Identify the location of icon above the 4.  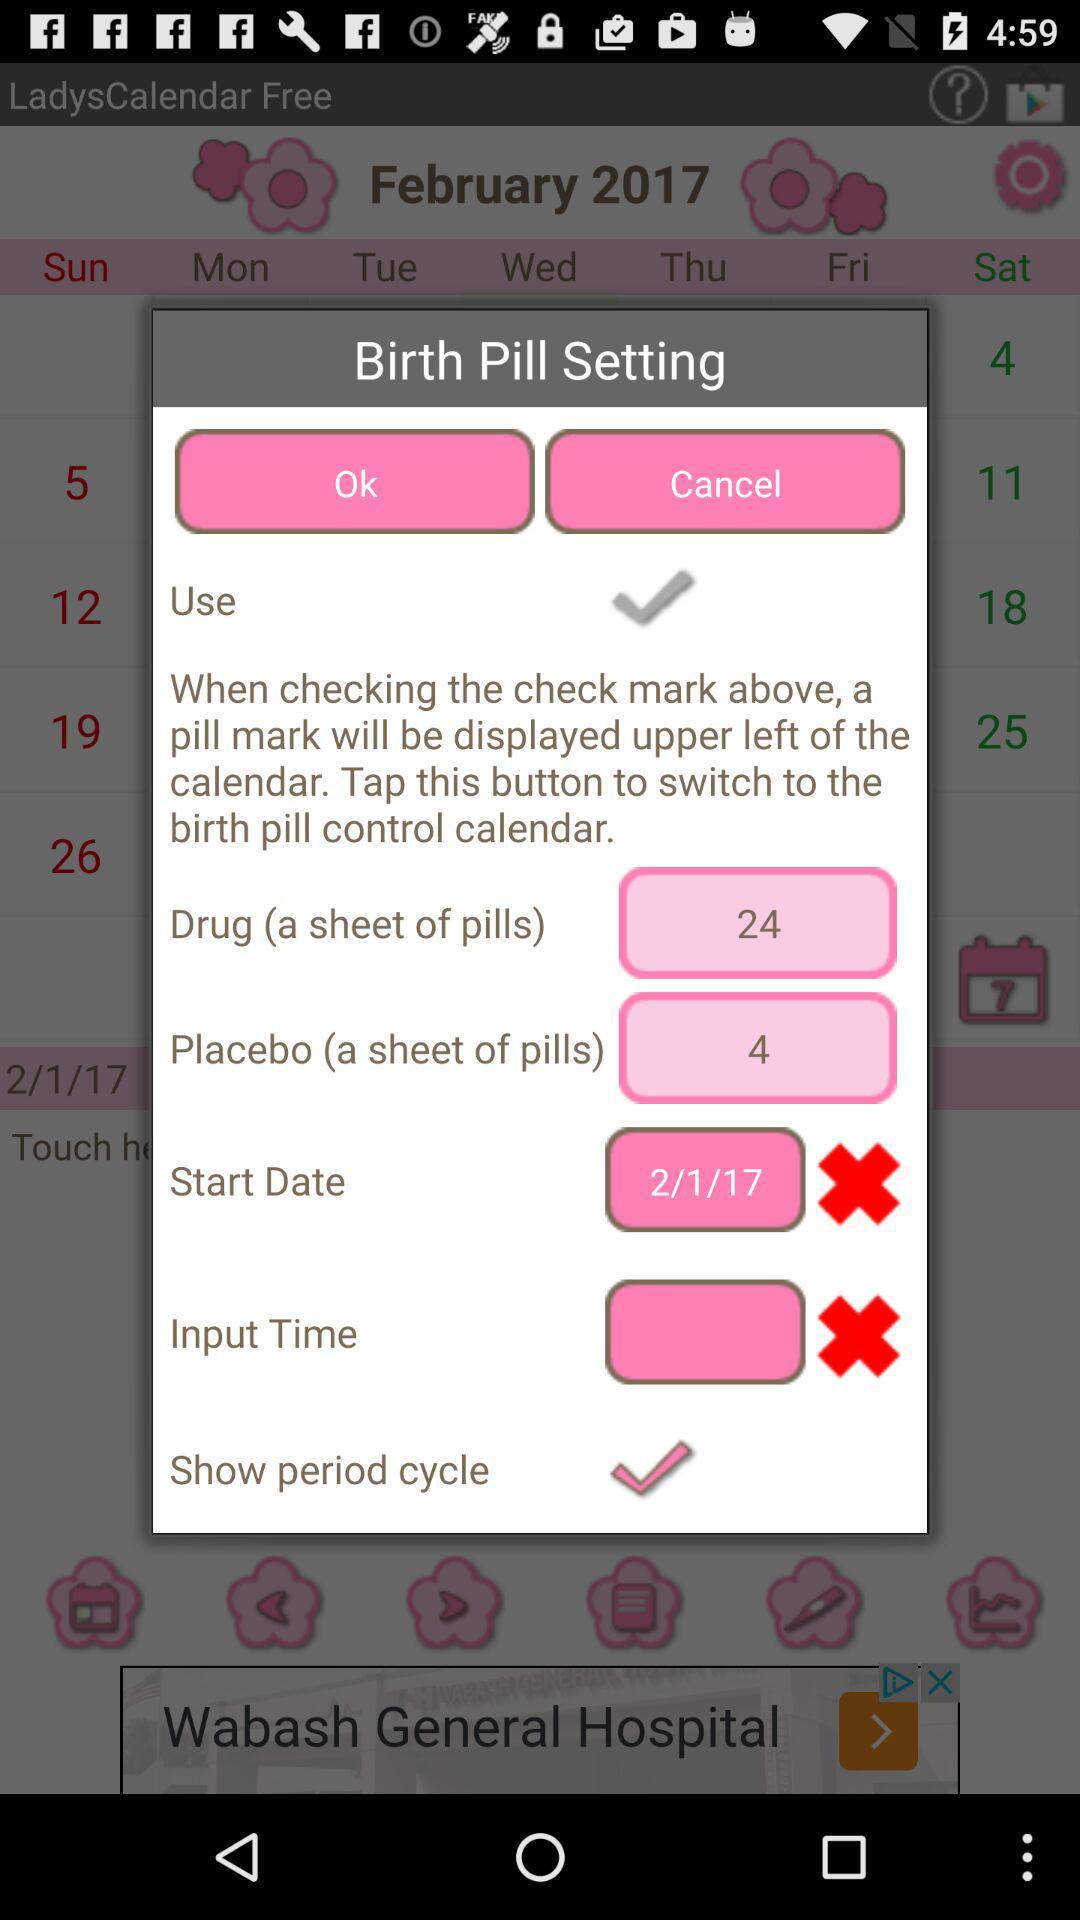
(757, 921).